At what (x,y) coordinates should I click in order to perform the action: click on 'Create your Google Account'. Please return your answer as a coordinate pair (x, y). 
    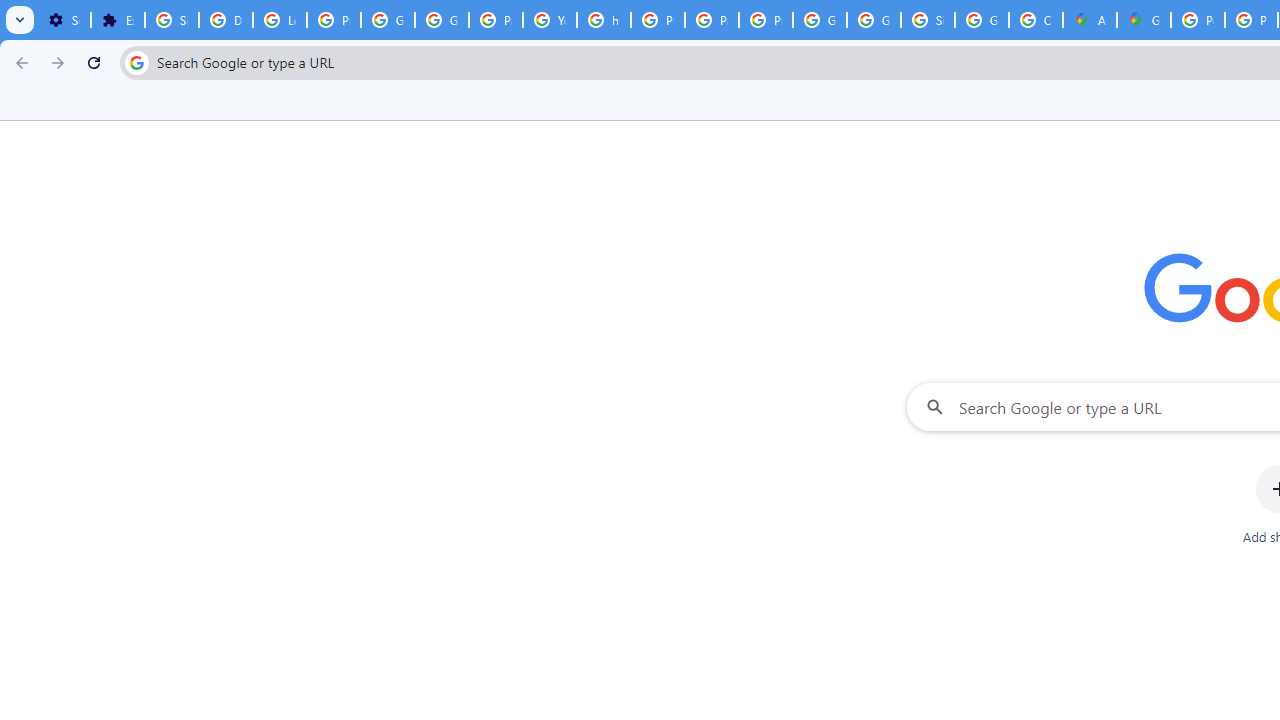
    Looking at the image, I should click on (1036, 20).